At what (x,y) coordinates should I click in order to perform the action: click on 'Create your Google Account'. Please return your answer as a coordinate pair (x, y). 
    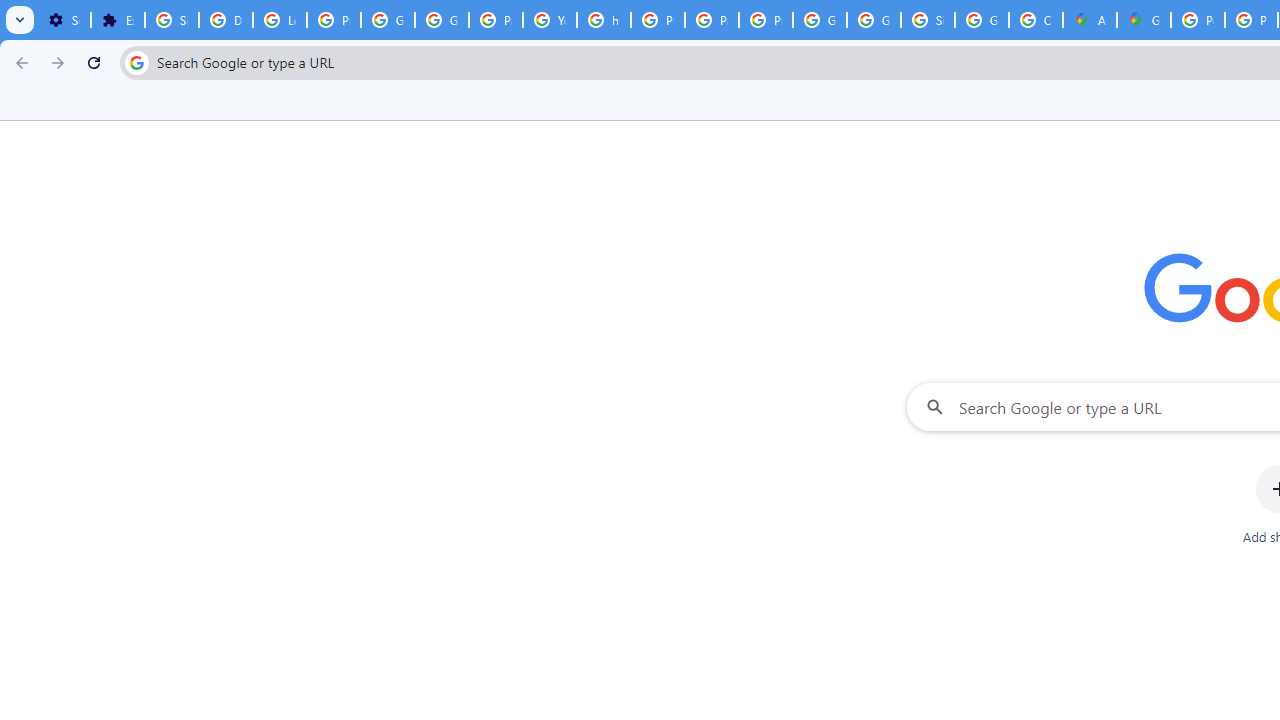
    Looking at the image, I should click on (1036, 20).